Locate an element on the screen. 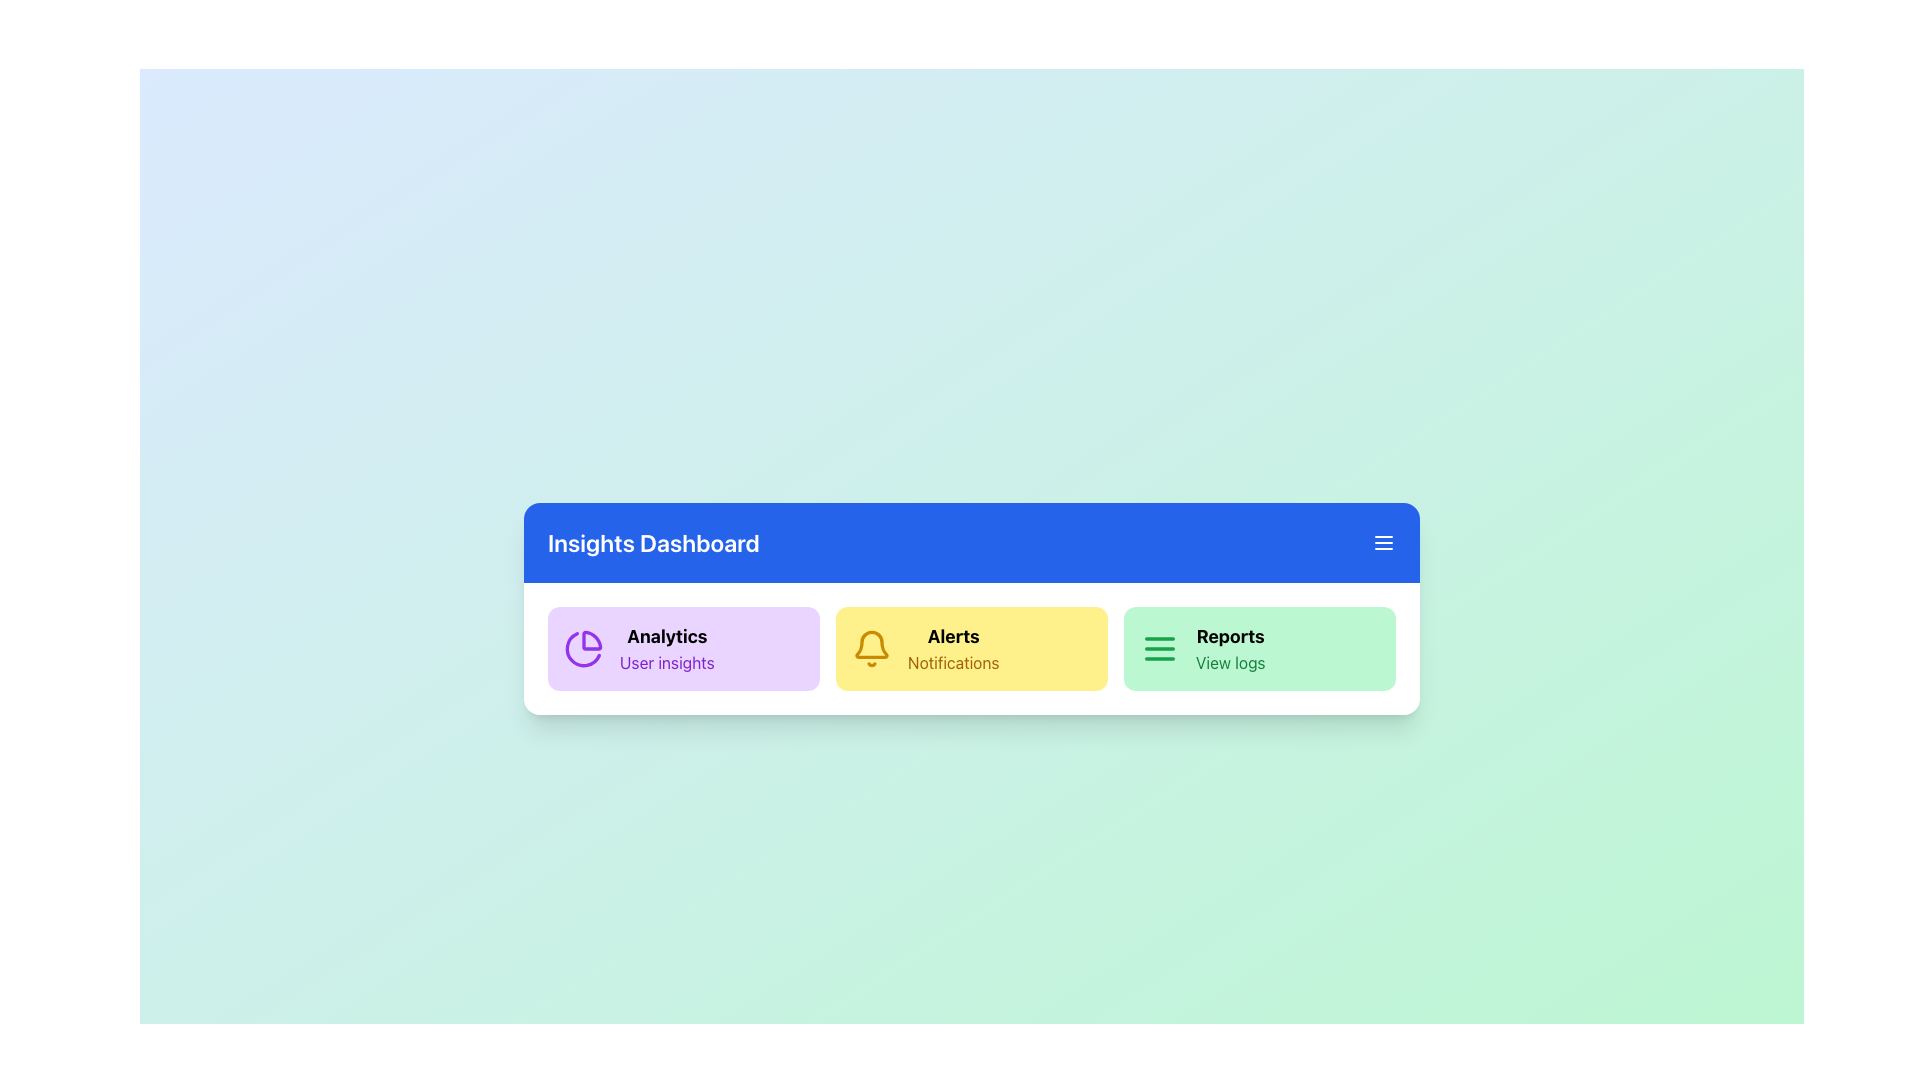 The image size is (1920, 1080). the text component displaying the title 'Insights Dashboard' in bold sans-serif font, styled in blue color, located centrally within the blue header bar at the top of the card-like section is located at coordinates (653, 543).